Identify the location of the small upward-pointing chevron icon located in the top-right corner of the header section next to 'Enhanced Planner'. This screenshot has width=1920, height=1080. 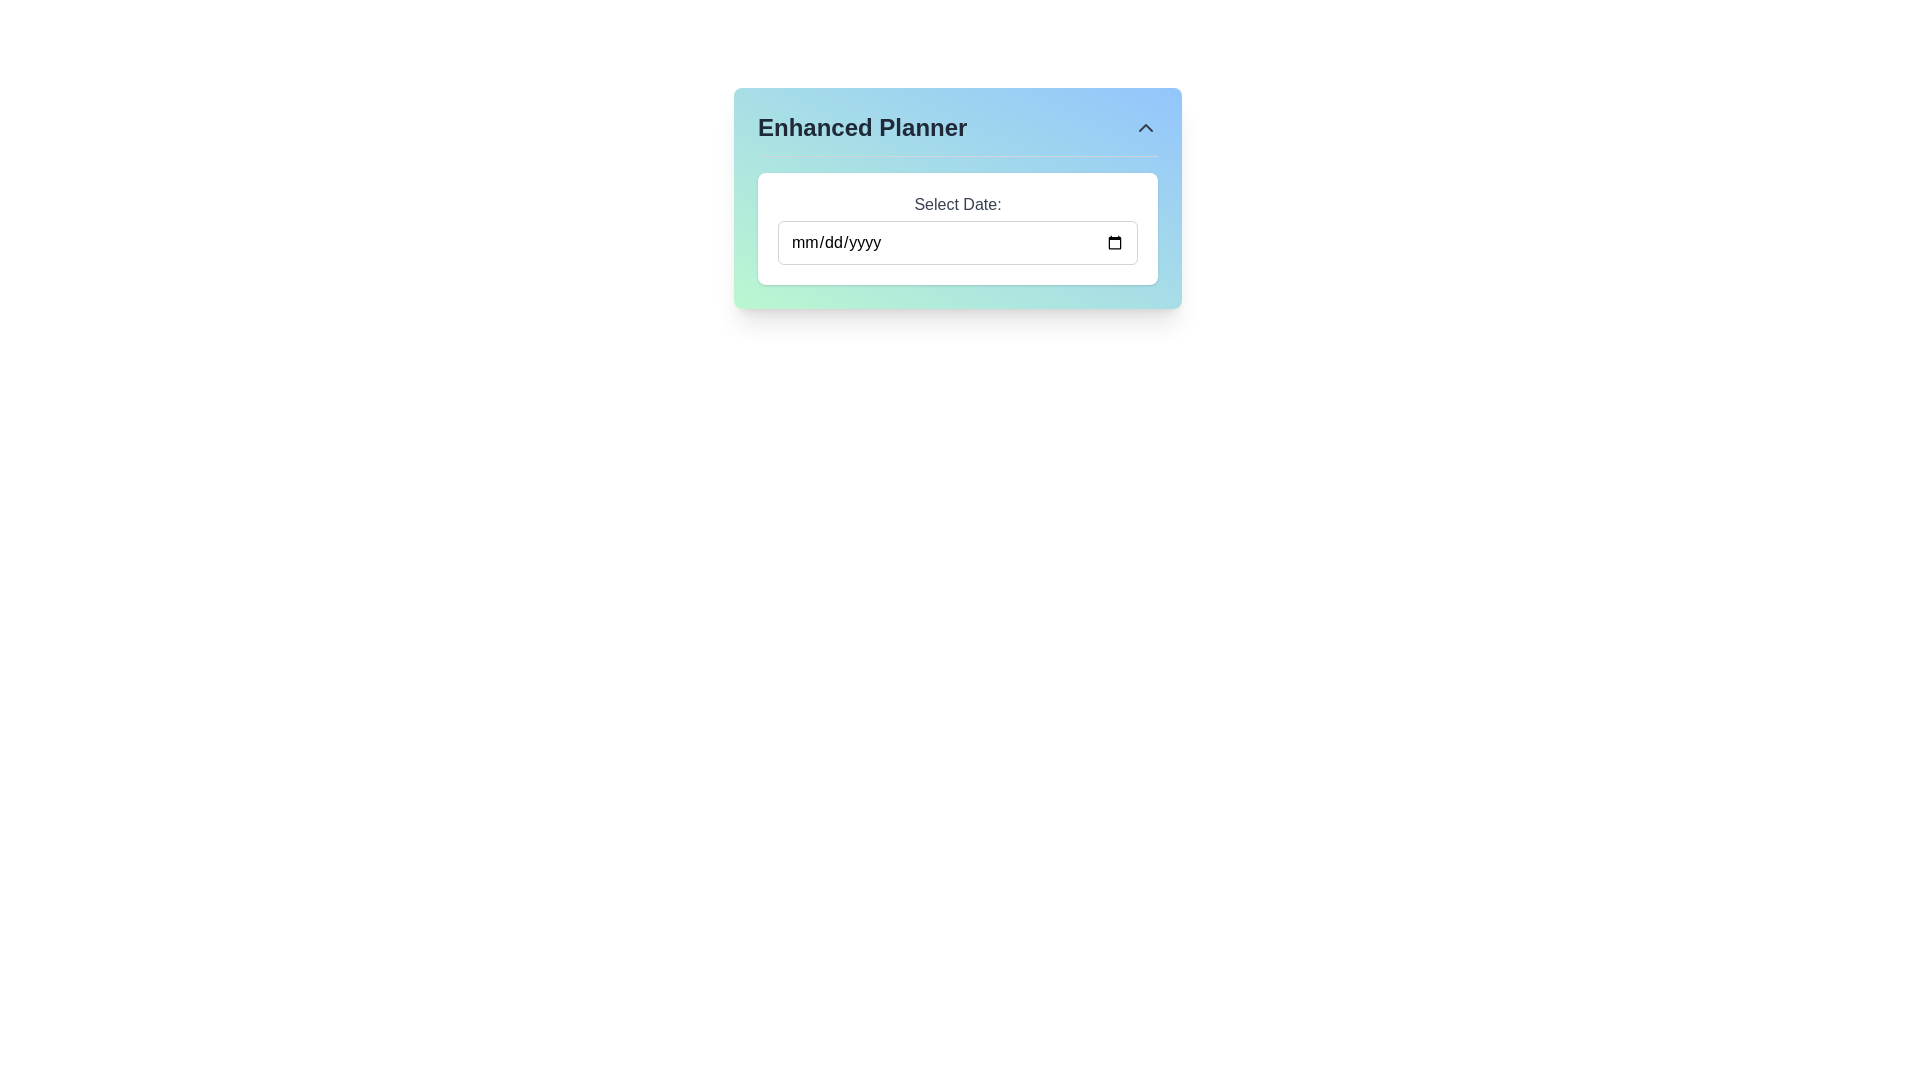
(1146, 127).